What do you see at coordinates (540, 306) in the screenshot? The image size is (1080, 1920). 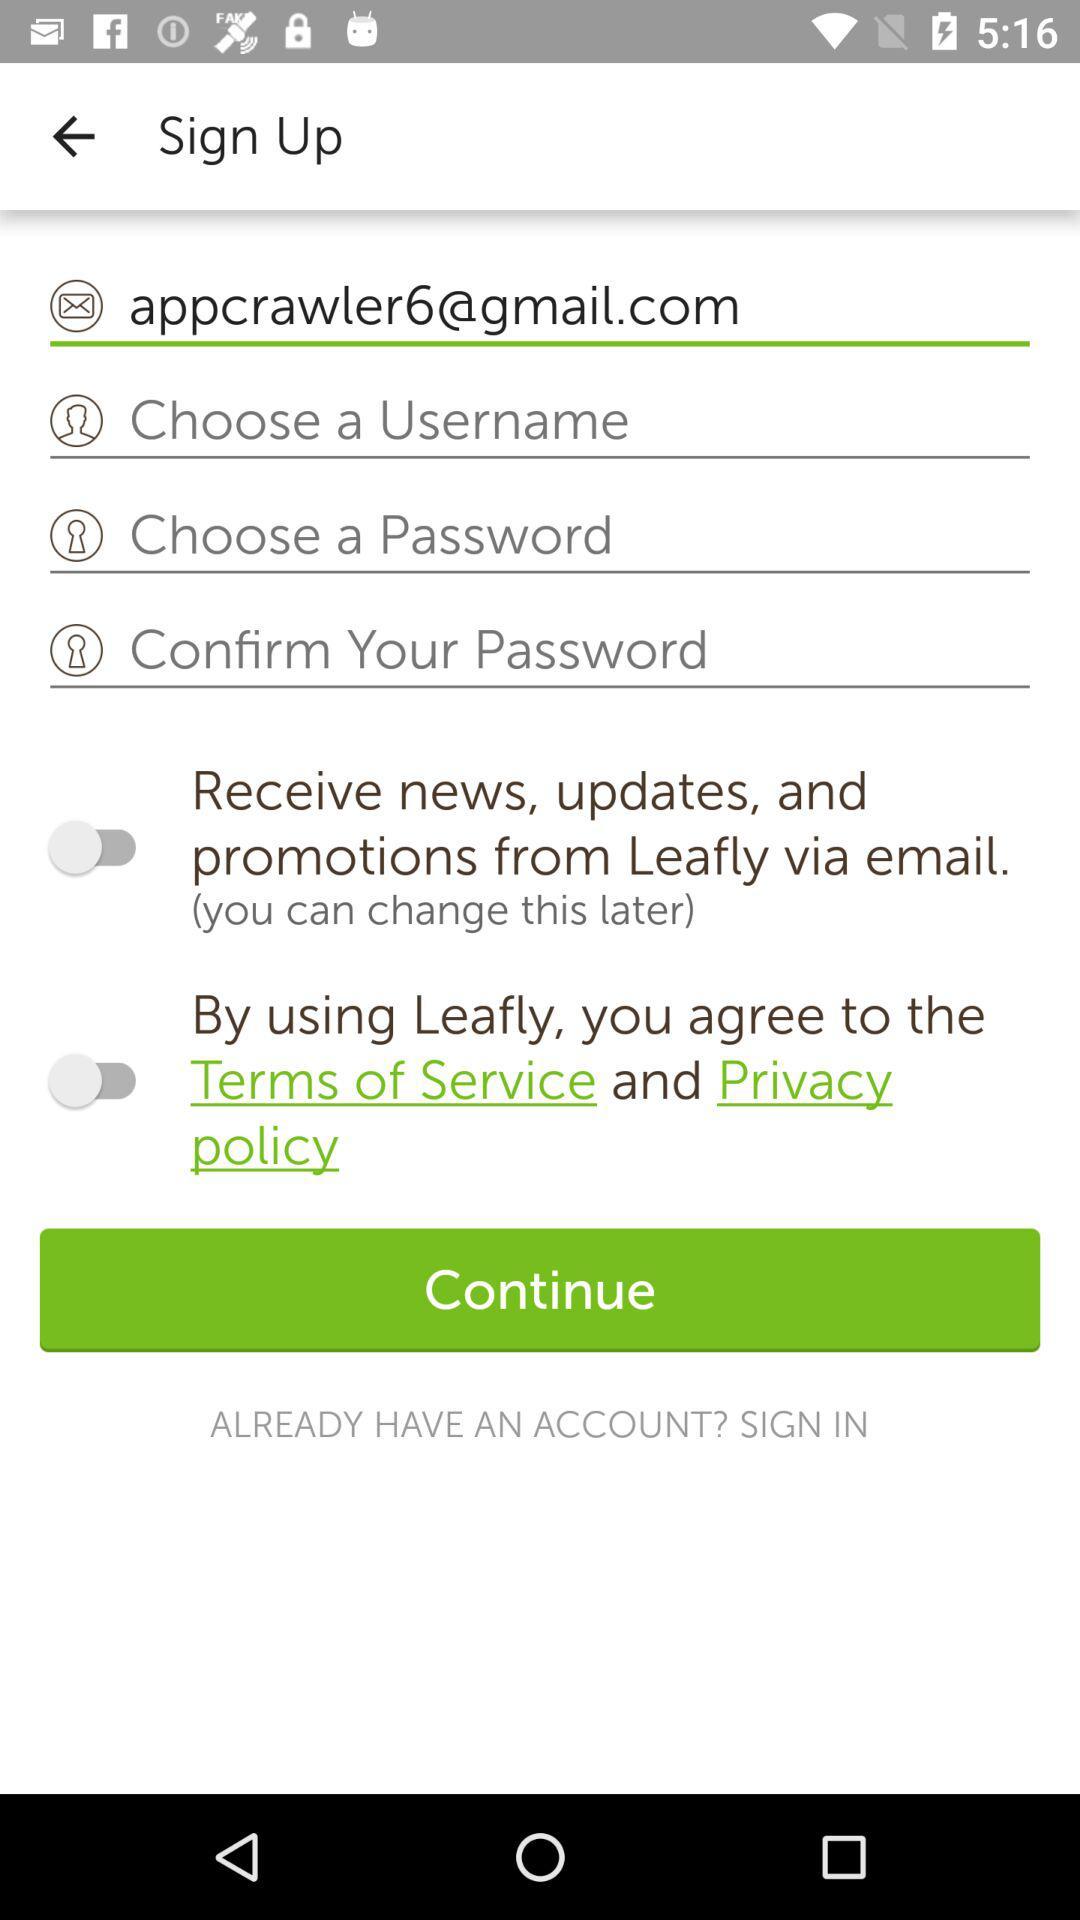 I see `the appcrawler6@gmail.com` at bounding box center [540, 306].